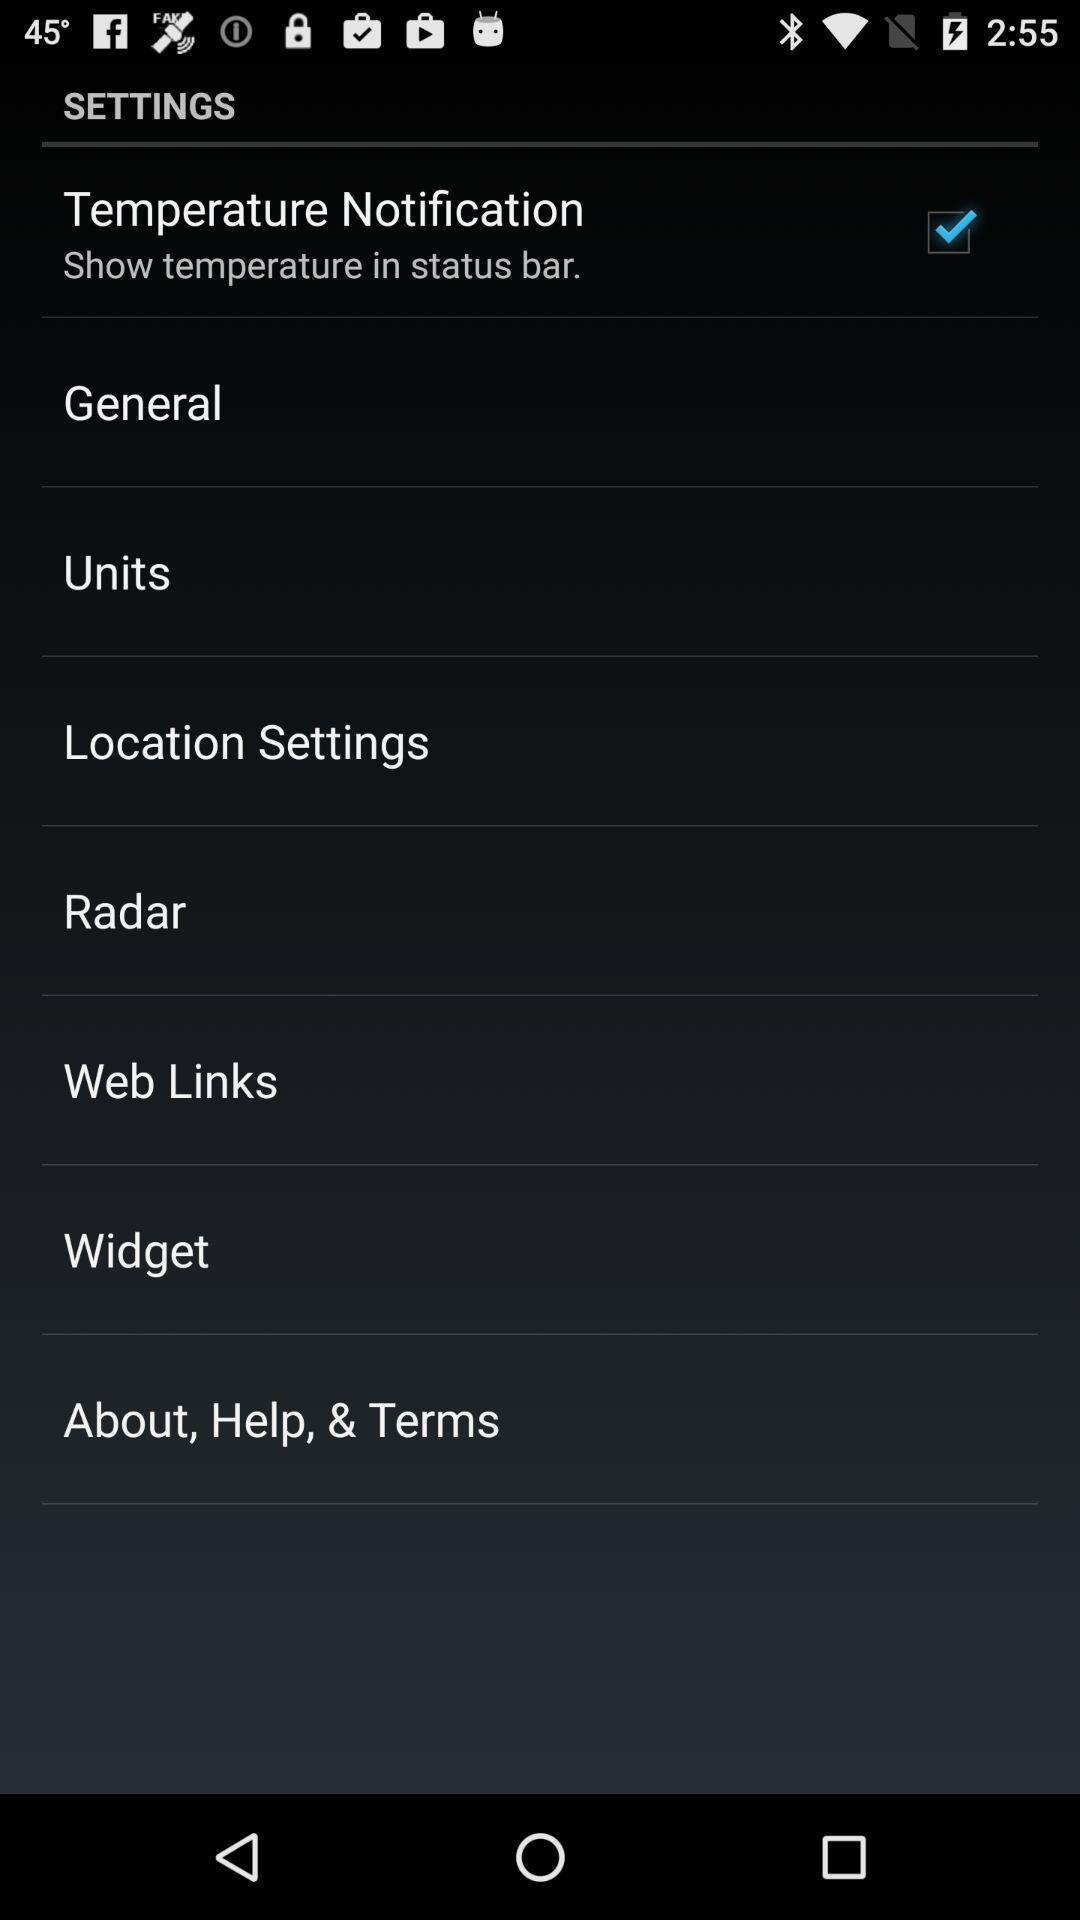 This screenshot has width=1080, height=1920. Describe the element at coordinates (245, 739) in the screenshot. I see `the location settings icon` at that location.